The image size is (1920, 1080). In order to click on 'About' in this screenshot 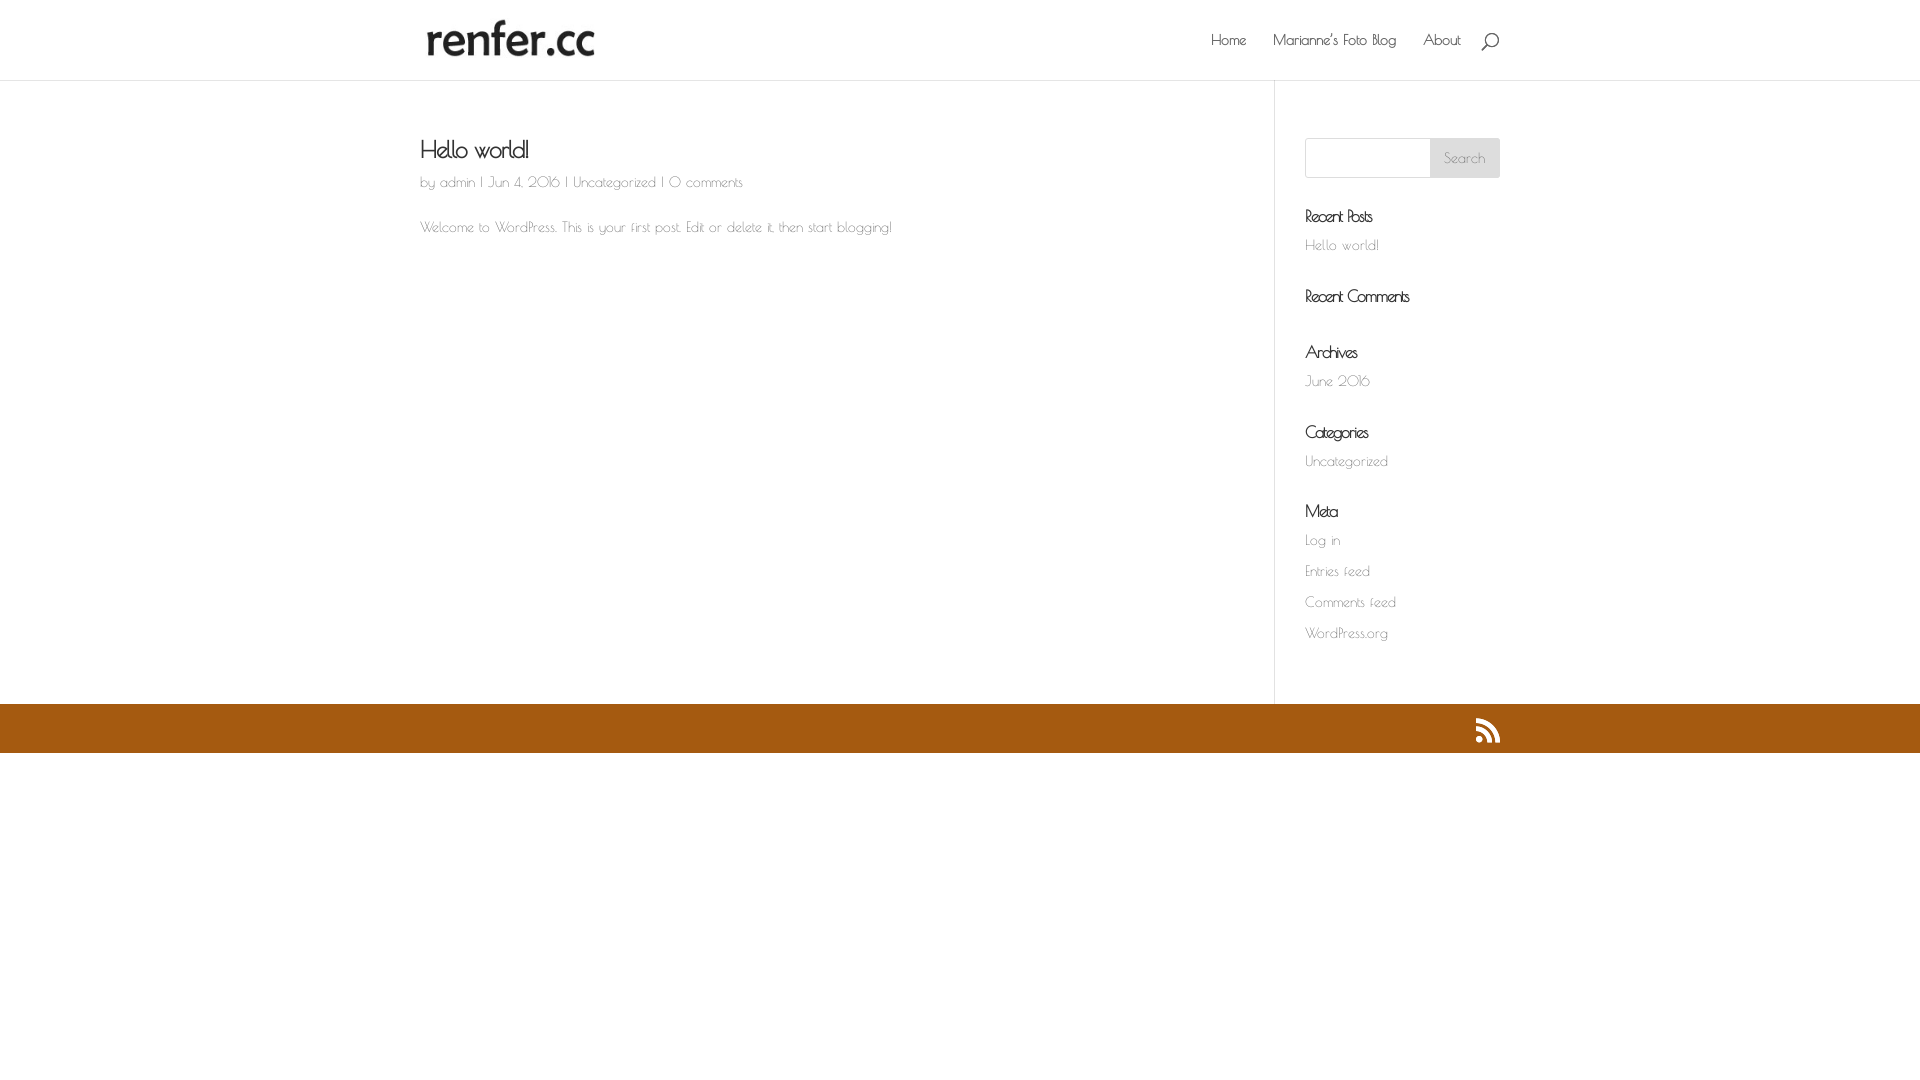, I will do `click(1441, 55)`.